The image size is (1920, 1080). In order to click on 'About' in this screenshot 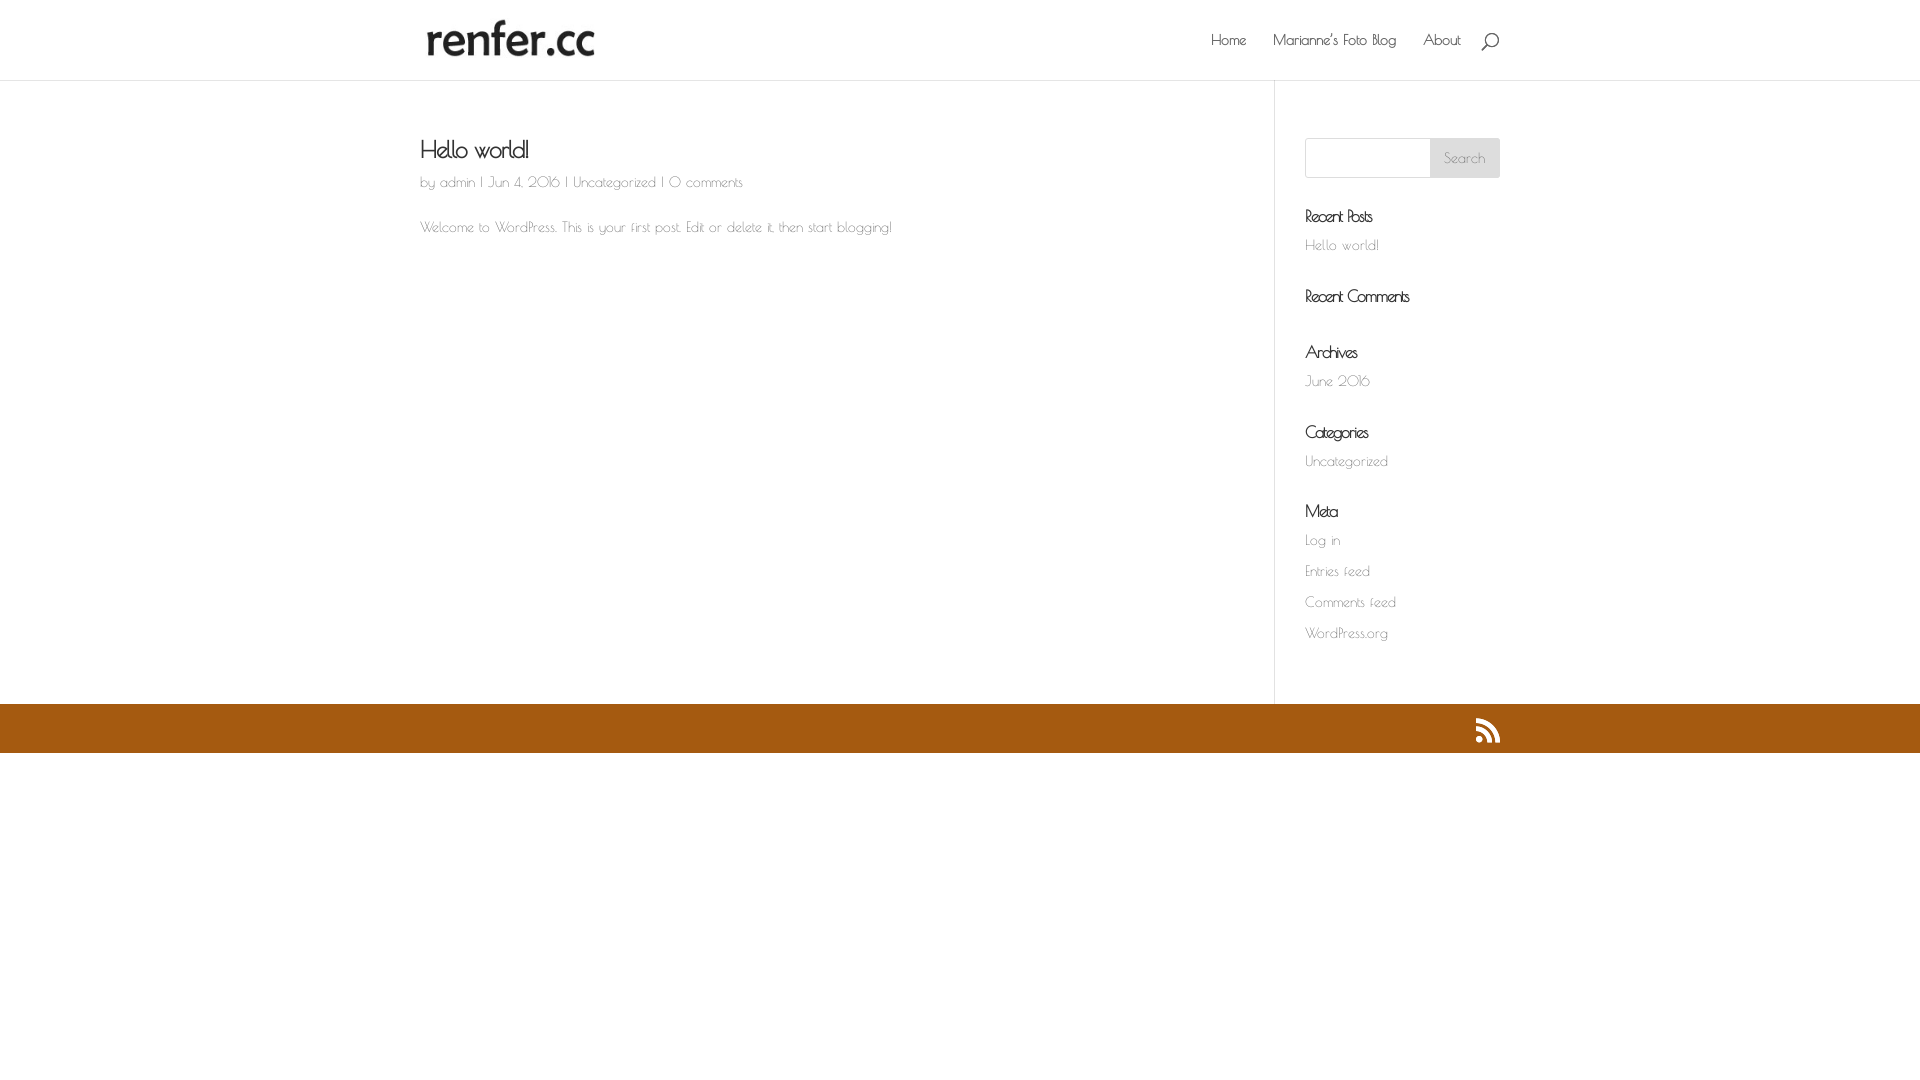, I will do `click(1441, 55)`.